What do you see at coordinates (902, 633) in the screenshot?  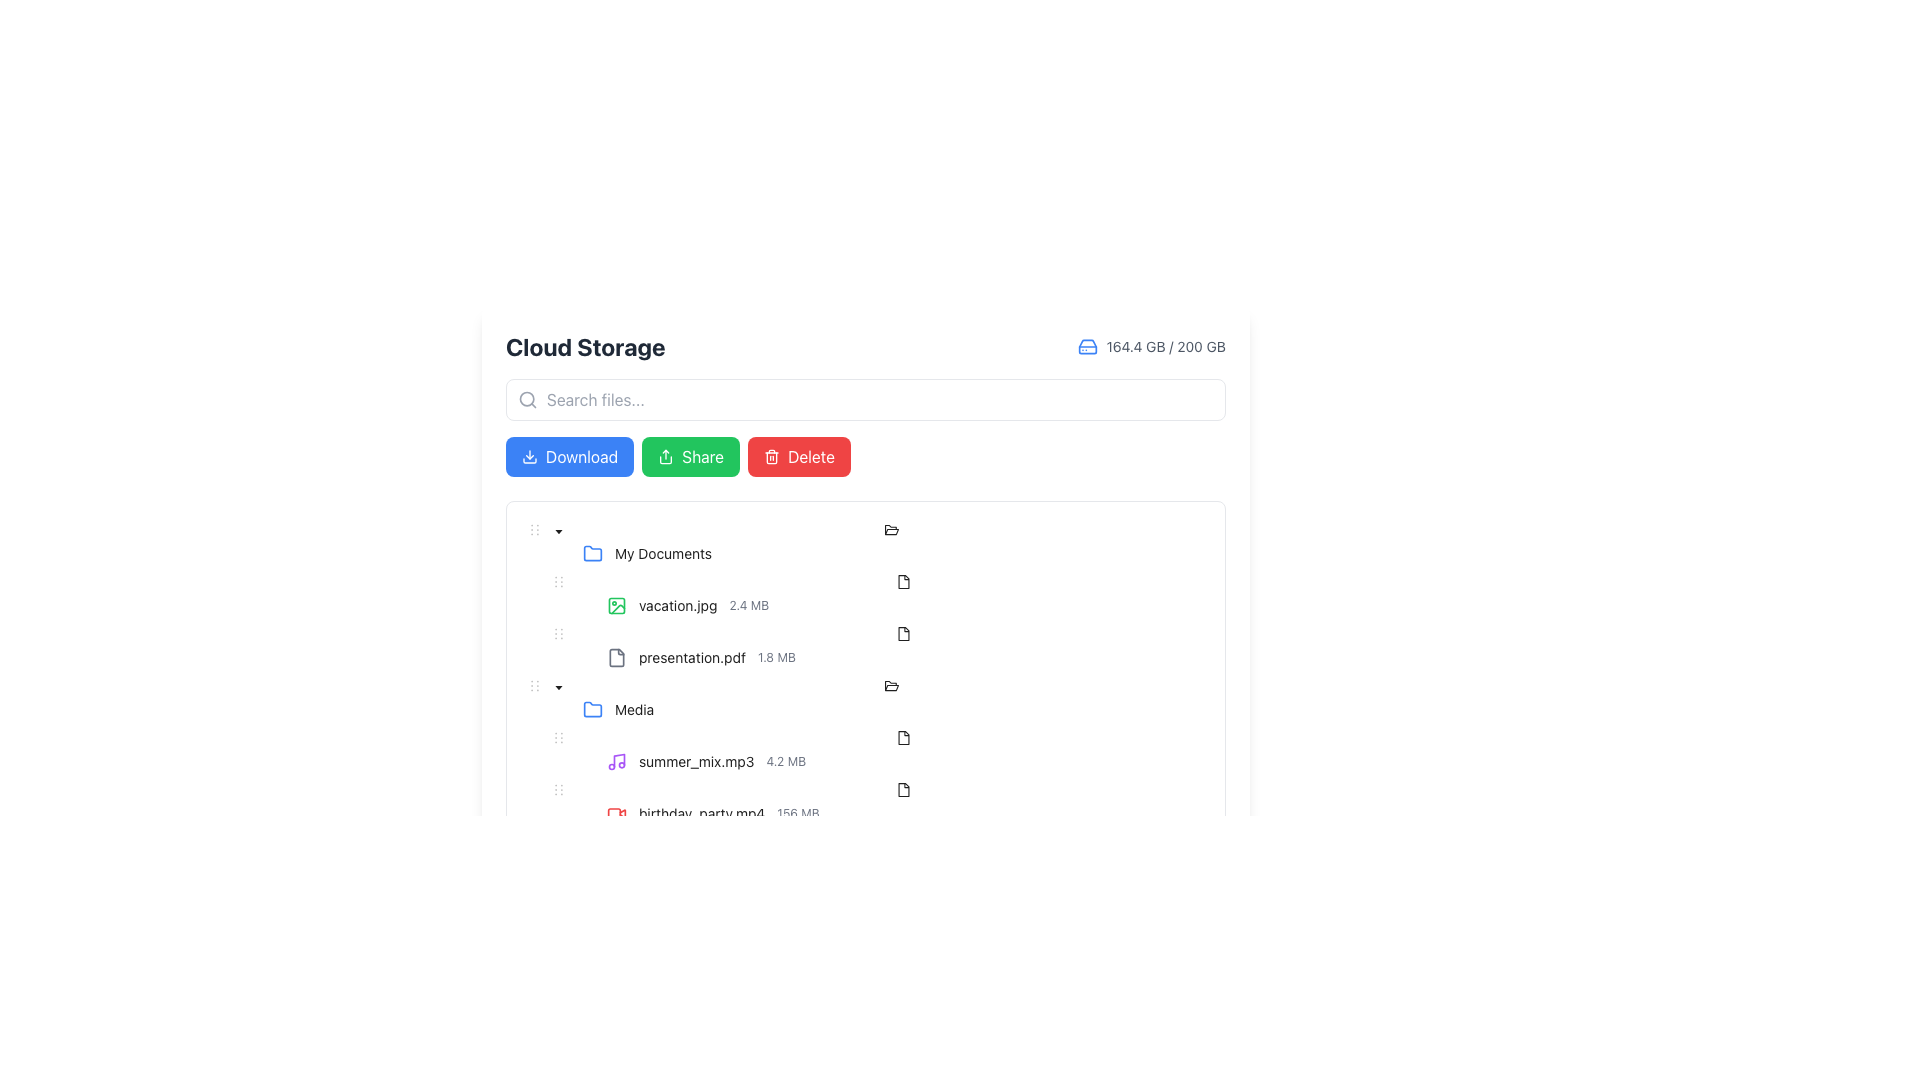 I see `the document icon representing 'presentation.pdf' located in the file listing row, which is situated immediately to the left of the text label 'presentation.pdf 1.8 MB'` at bounding box center [902, 633].